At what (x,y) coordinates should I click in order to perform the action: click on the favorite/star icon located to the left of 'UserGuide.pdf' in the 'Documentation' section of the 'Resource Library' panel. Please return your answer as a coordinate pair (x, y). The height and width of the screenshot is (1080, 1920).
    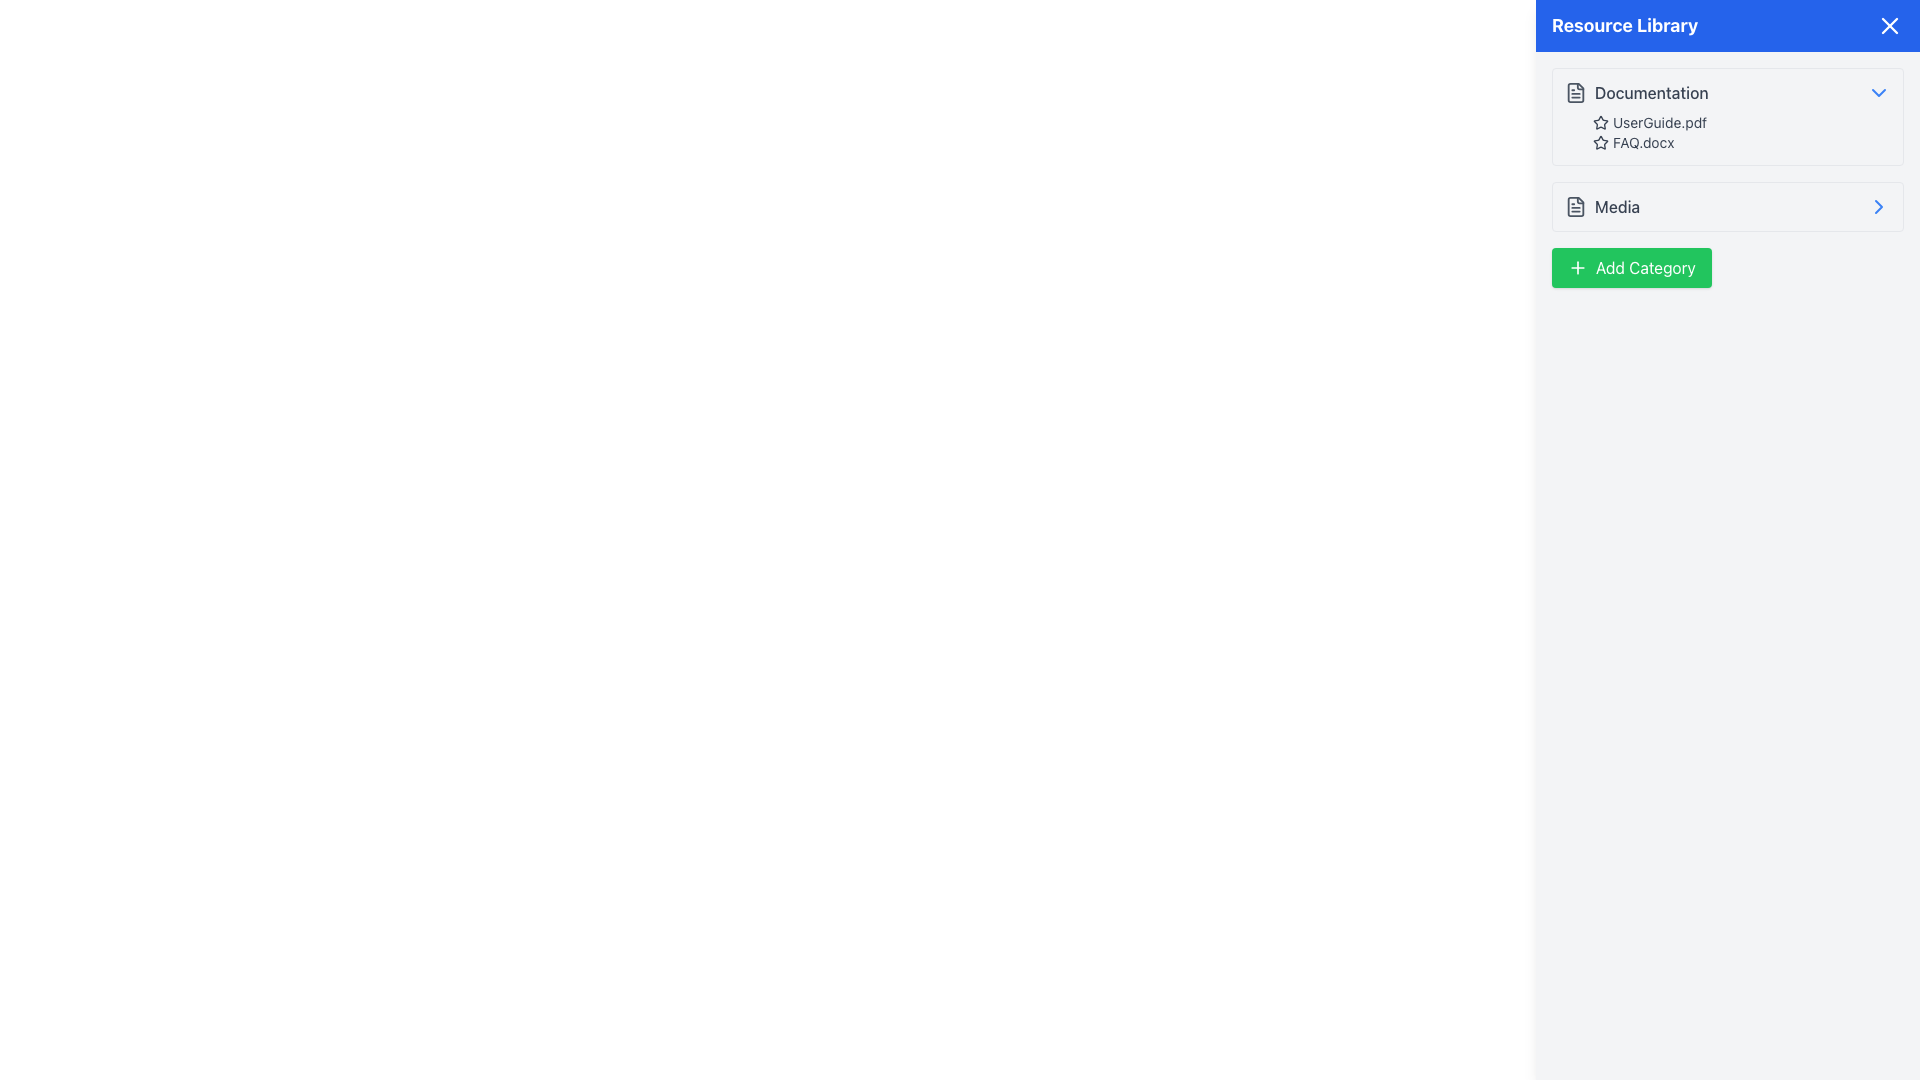
    Looking at the image, I should click on (1601, 123).